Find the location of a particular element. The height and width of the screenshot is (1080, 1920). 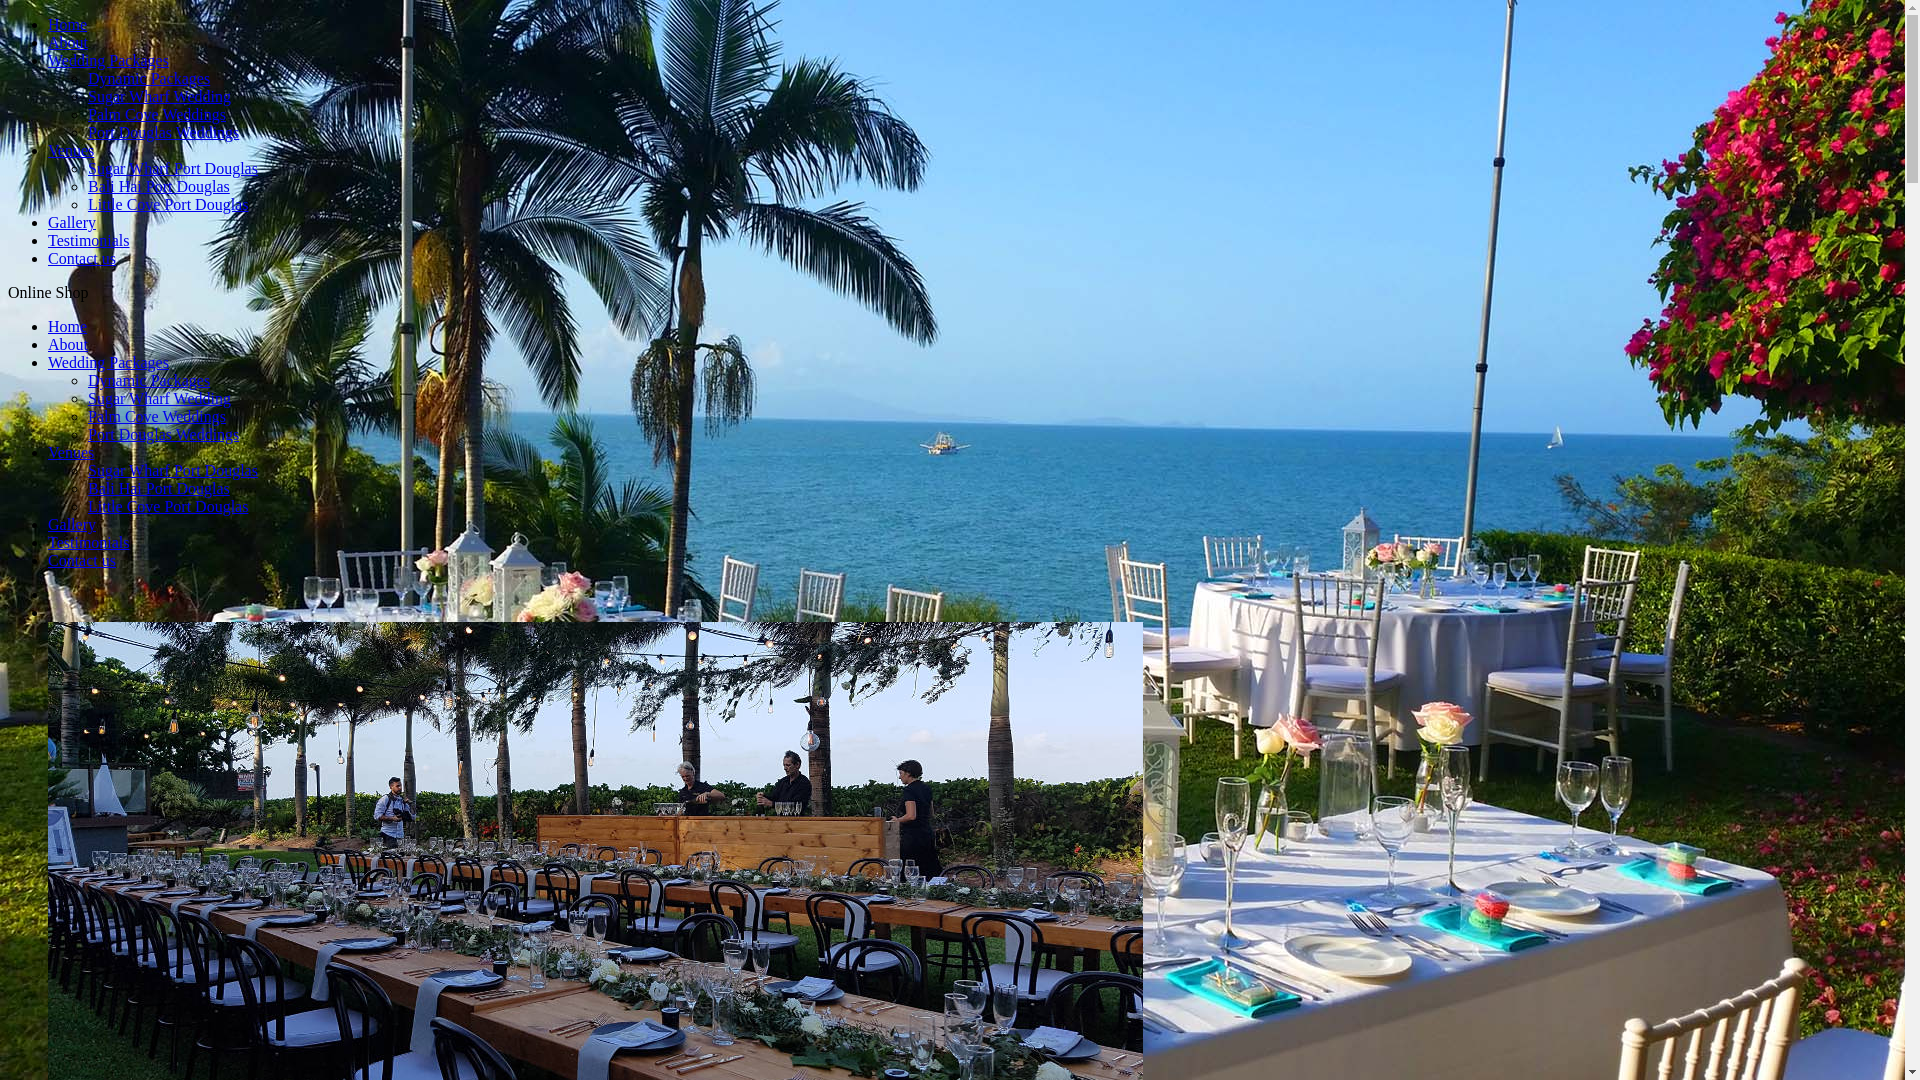

'Bali Hai Port Douglas' is located at coordinates (86, 488).